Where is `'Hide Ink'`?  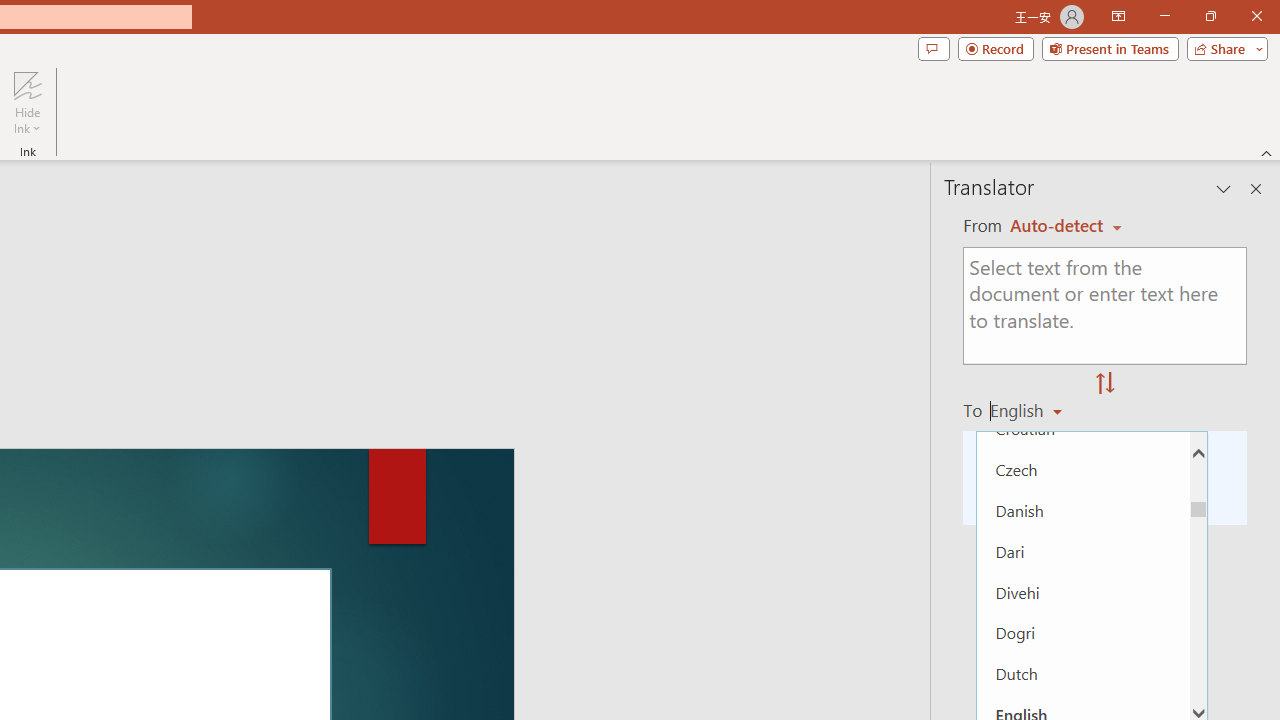
'Hide Ink' is located at coordinates (27, 84).